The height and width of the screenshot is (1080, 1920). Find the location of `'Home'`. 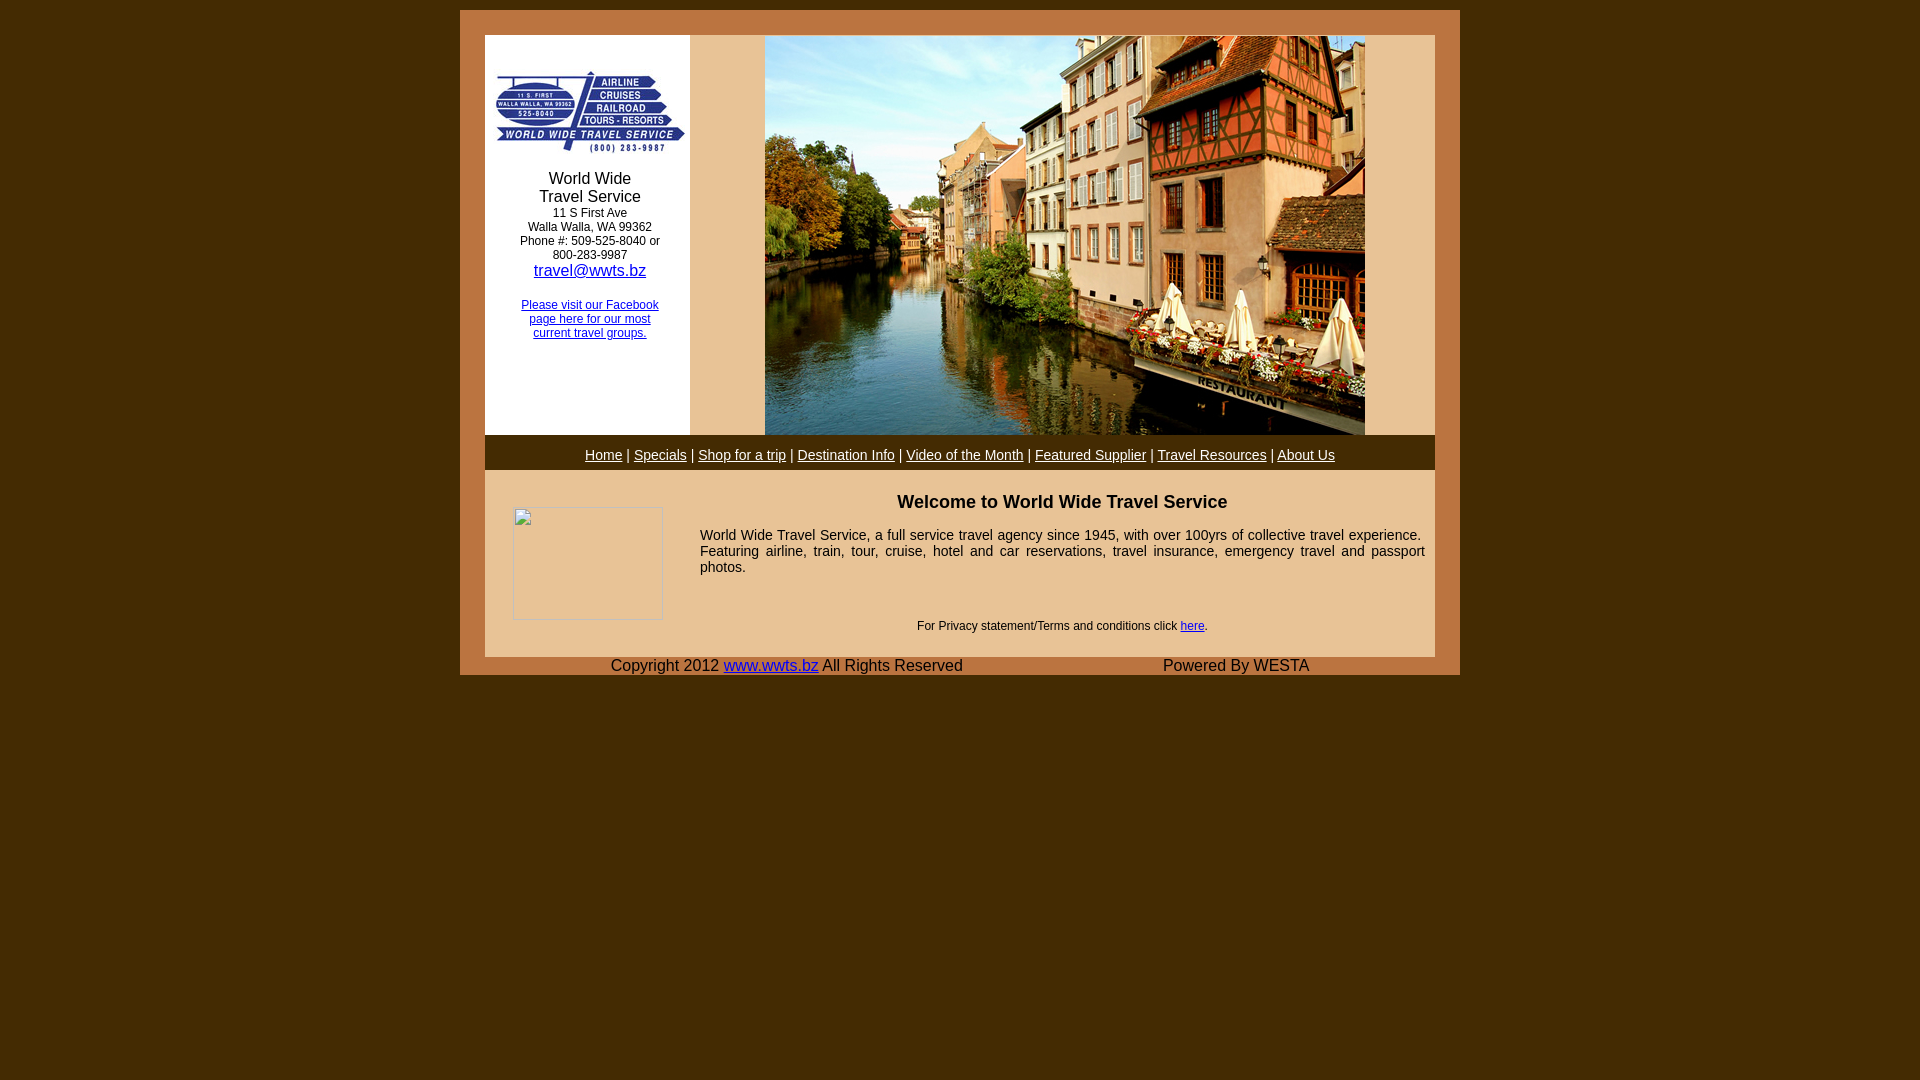

'Home' is located at coordinates (602, 455).